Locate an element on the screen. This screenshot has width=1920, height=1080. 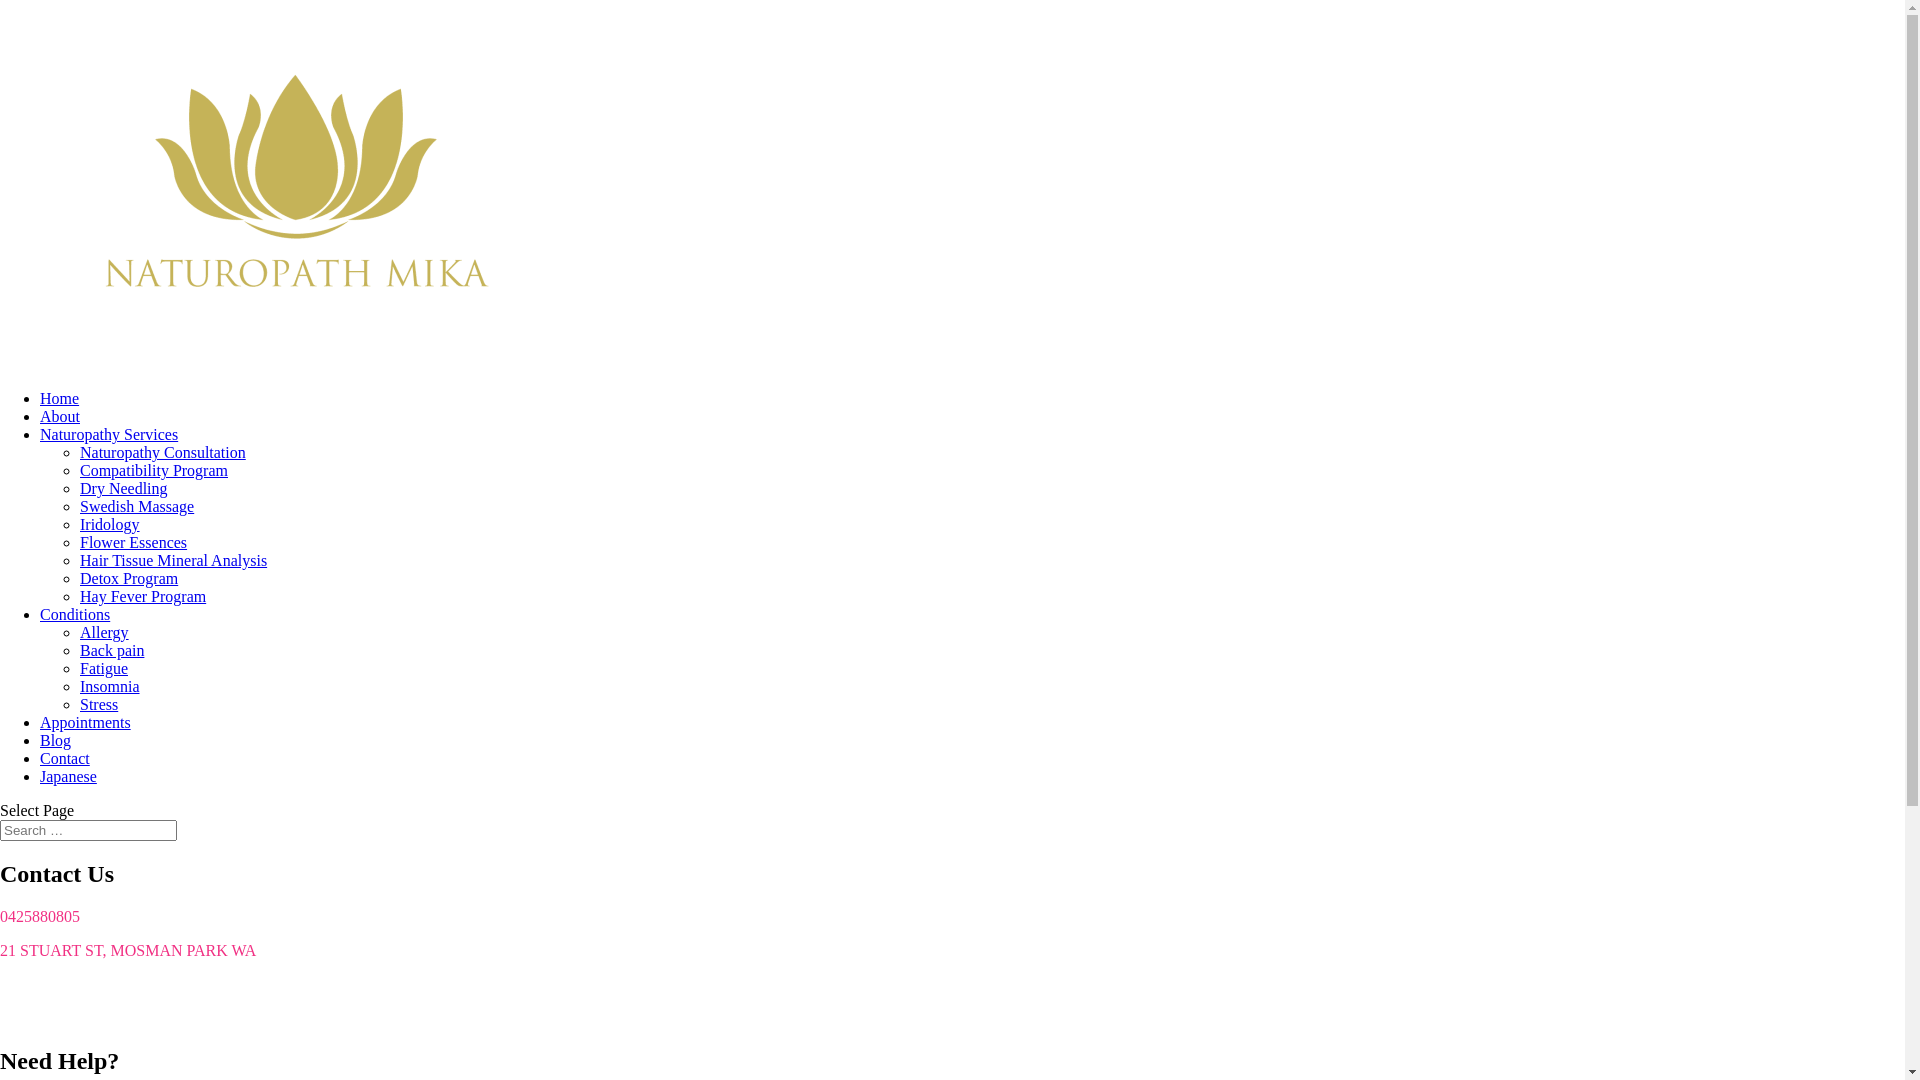
'Conditions' is located at coordinates (75, 613).